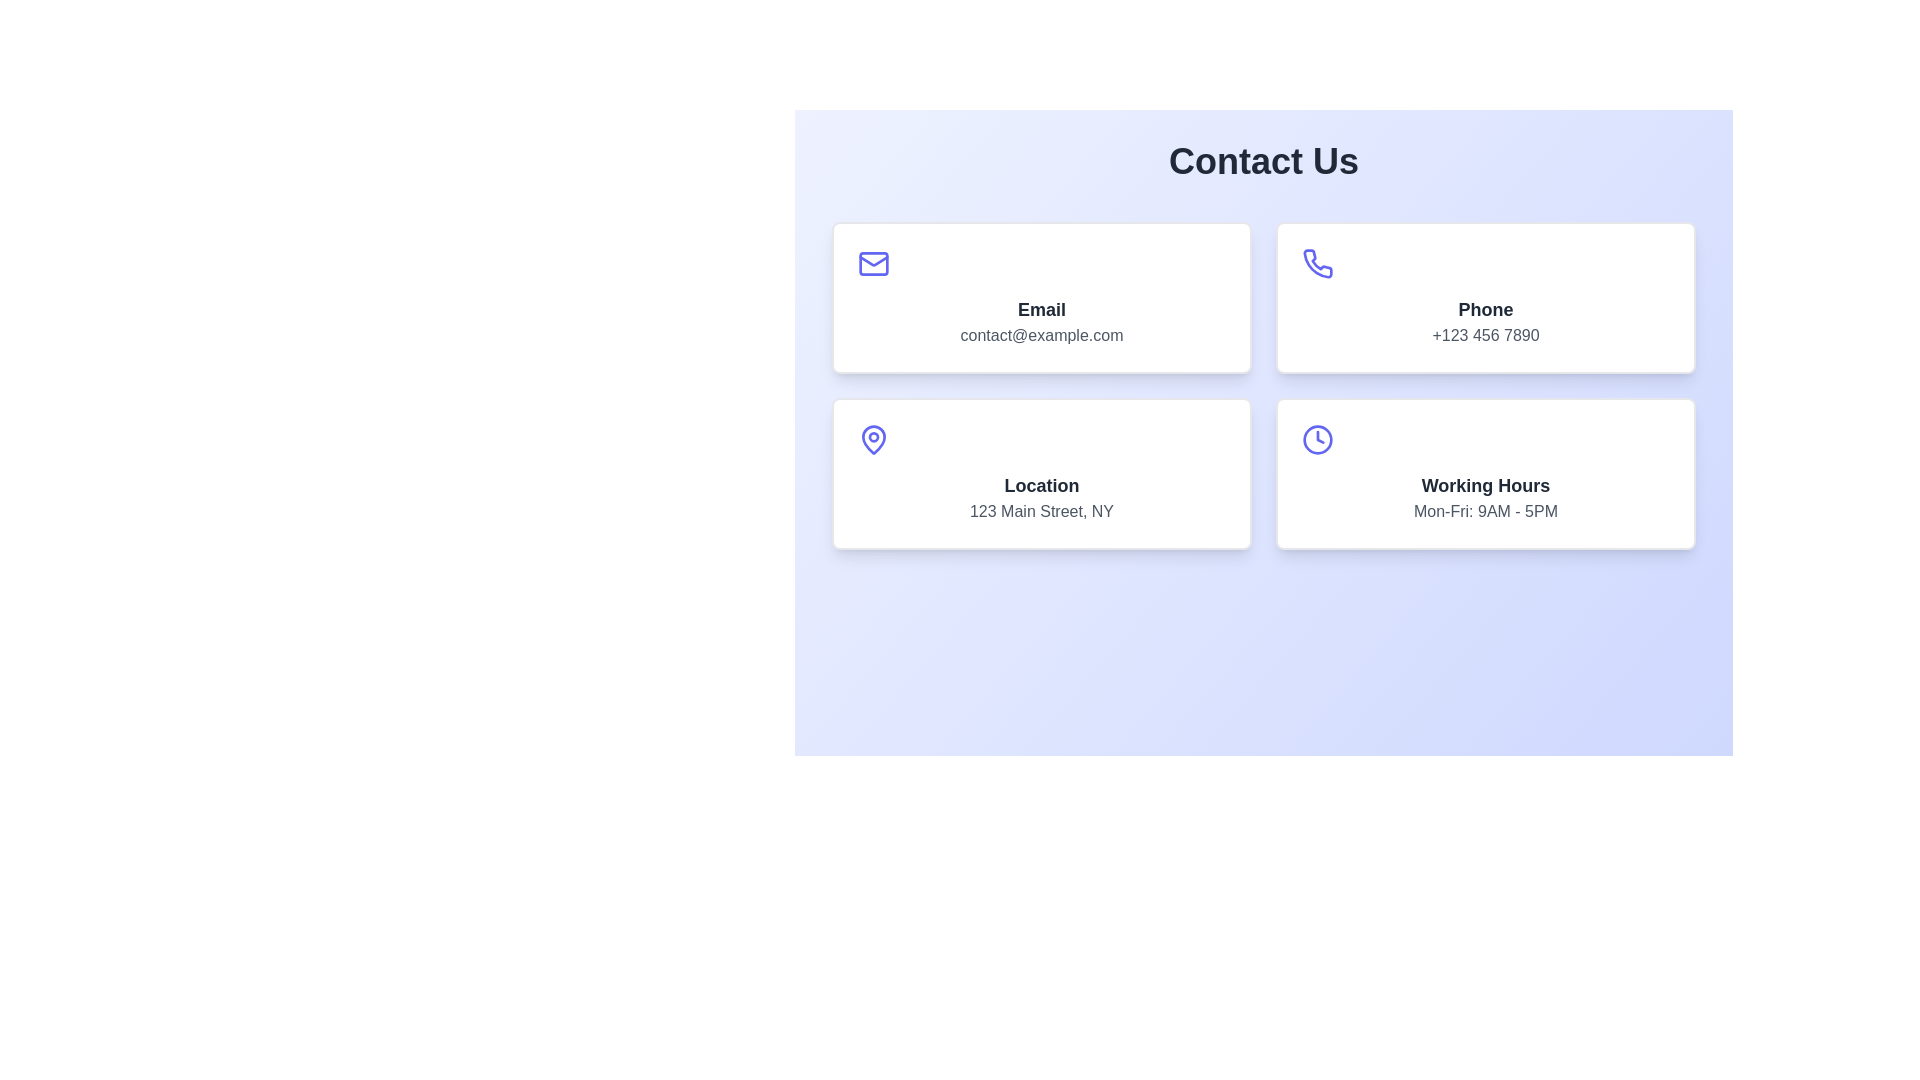 The height and width of the screenshot is (1080, 1920). Describe the element at coordinates (1318, 262) in the screenshot. I see `the phone call icon located at the top-left corner of the 'Phone' section within the 'Contact Us' card layout, which is positioned above the text 'Phone' and to the left of '+123 456 7890'` at that location.